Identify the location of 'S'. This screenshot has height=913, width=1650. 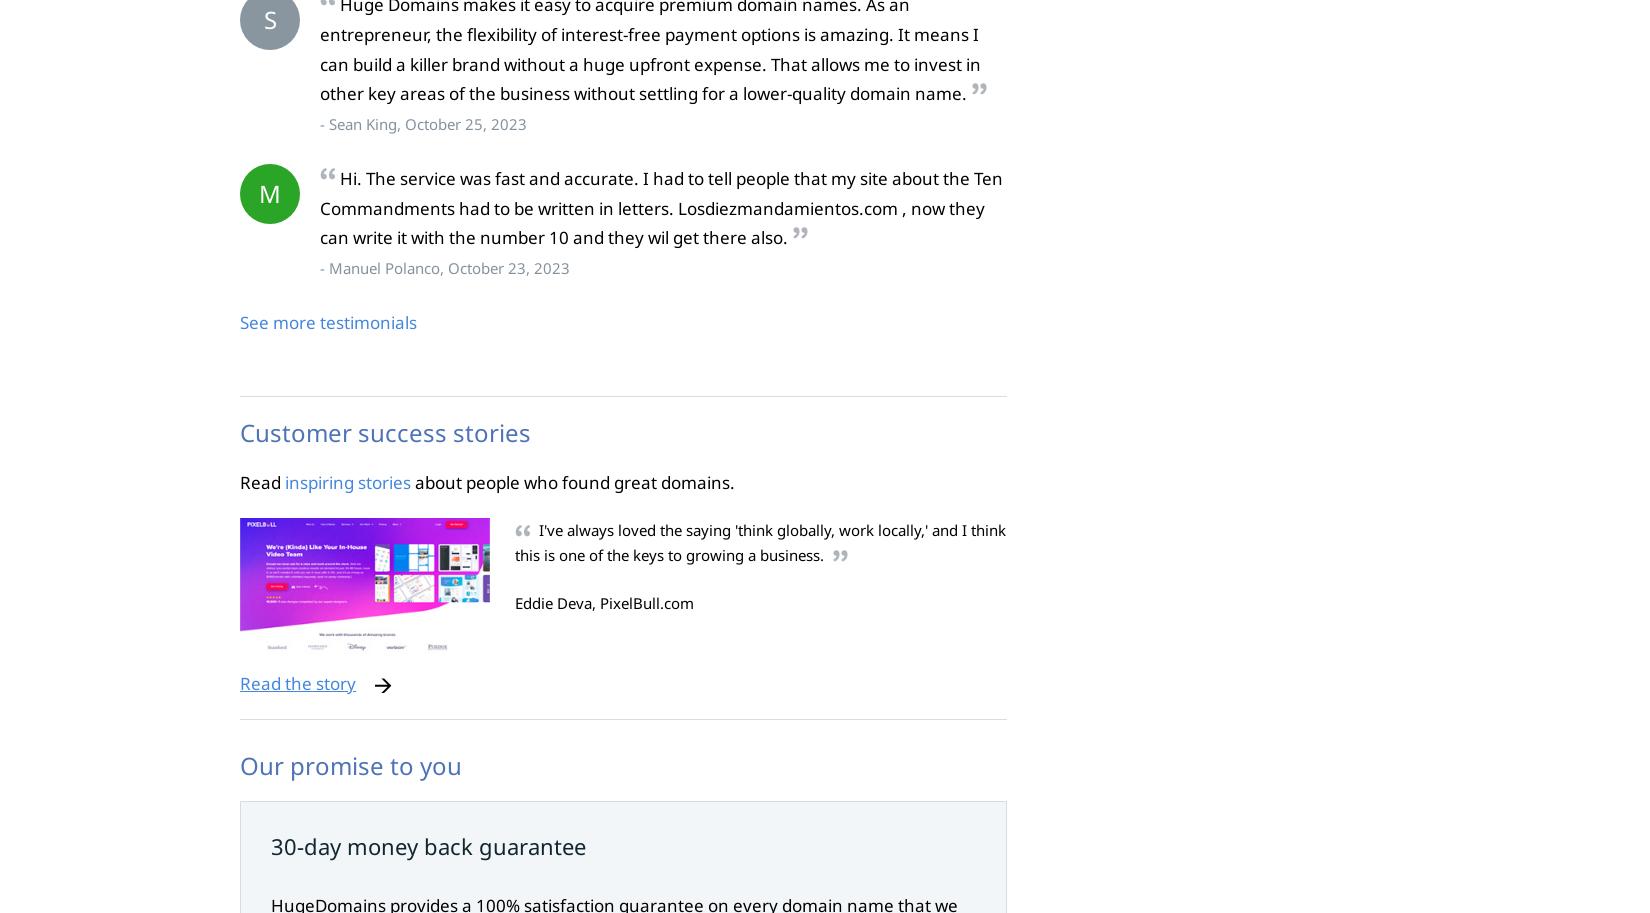
(269, 19).